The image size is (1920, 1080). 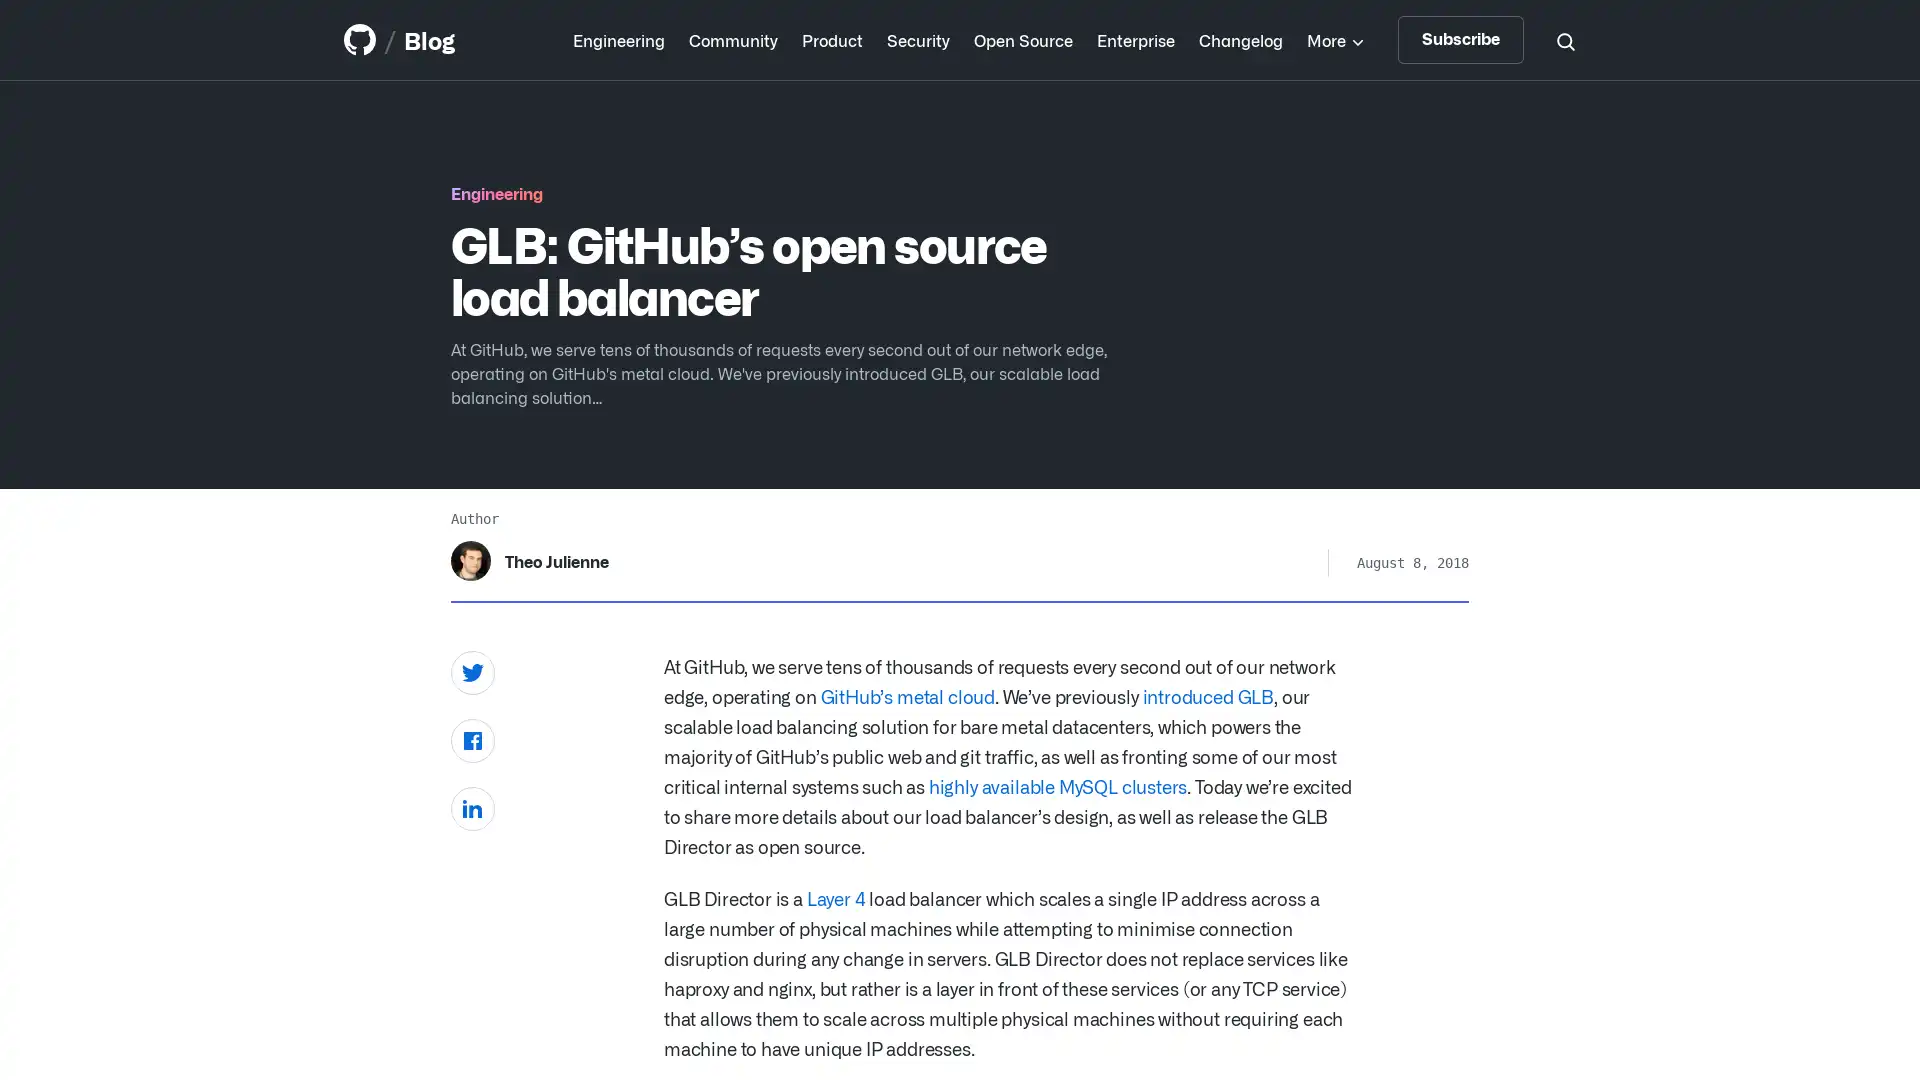 What do you see at coordinates (1564, 38) in the screenshot?
I see `Search toggle` at bounding box center [1564, 38].